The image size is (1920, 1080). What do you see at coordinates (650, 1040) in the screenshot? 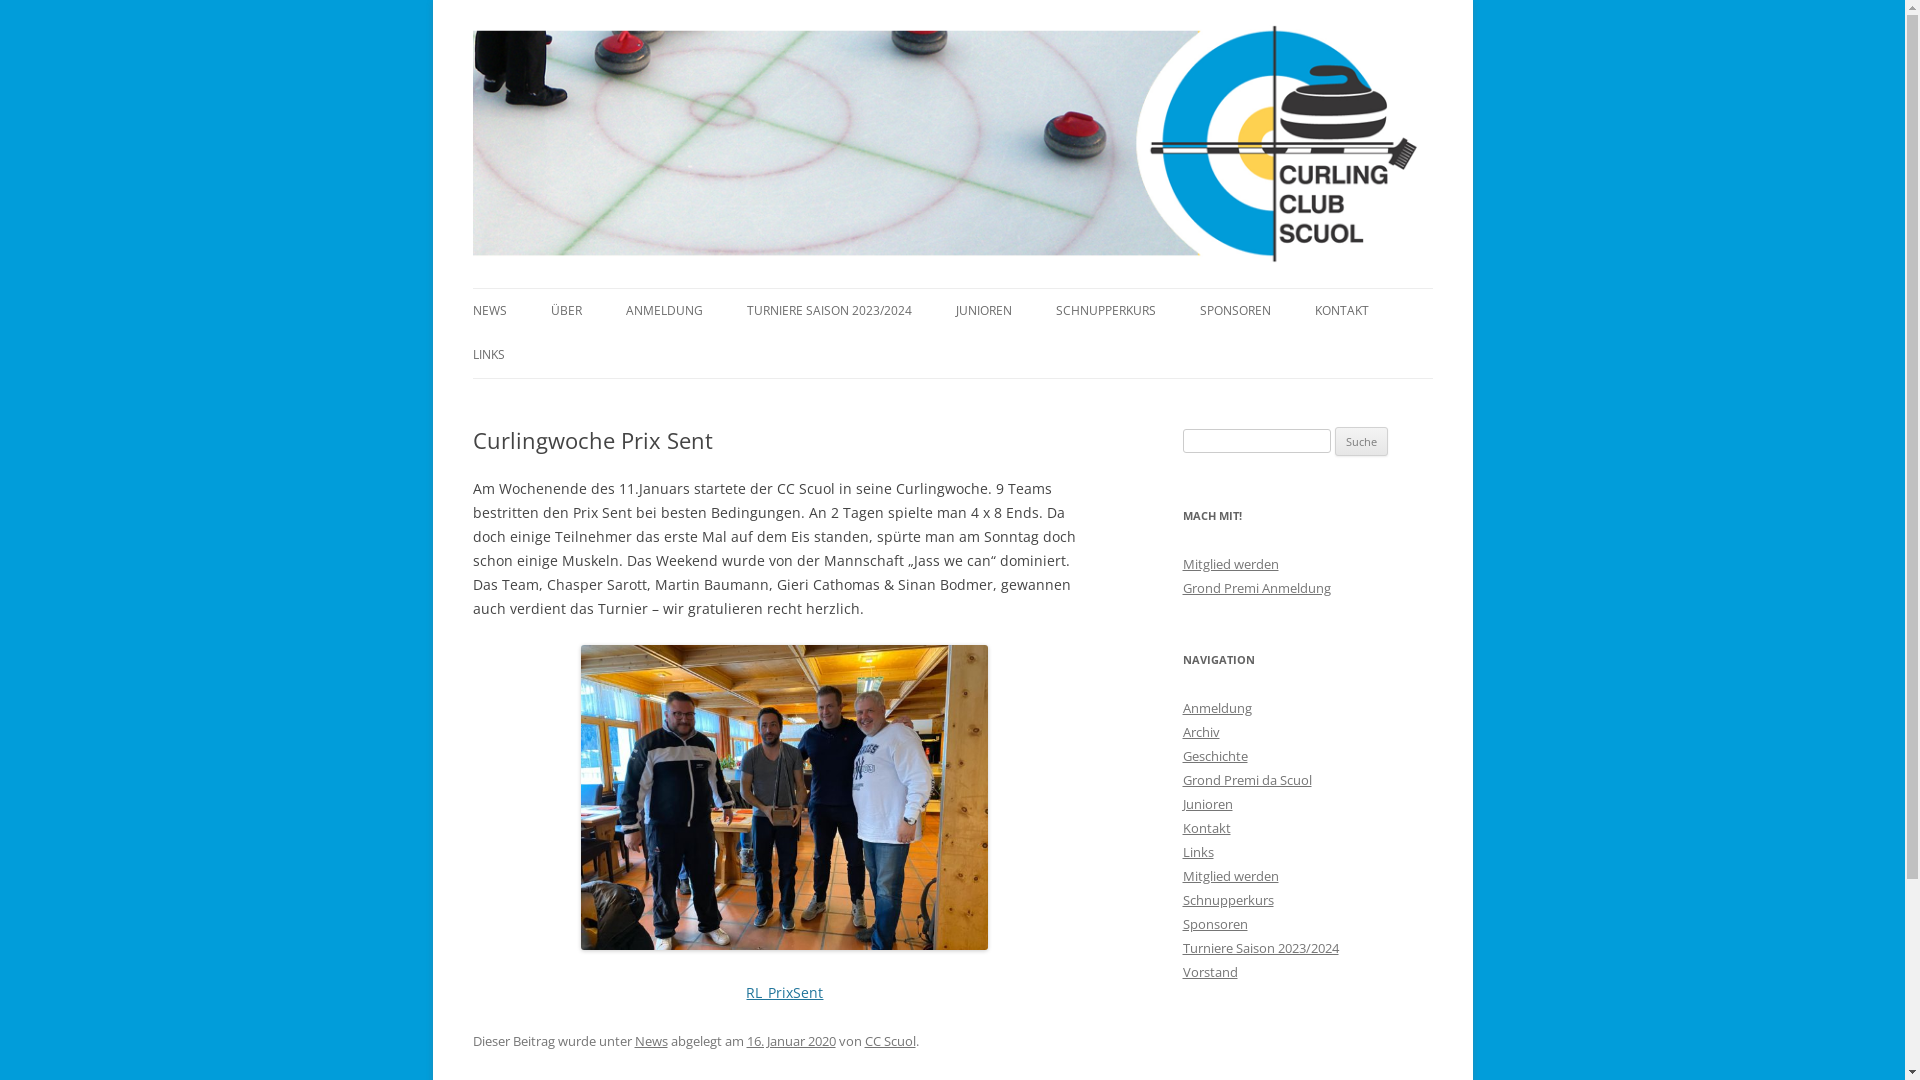
I see `'News'` at bounding box center [650, 1040].